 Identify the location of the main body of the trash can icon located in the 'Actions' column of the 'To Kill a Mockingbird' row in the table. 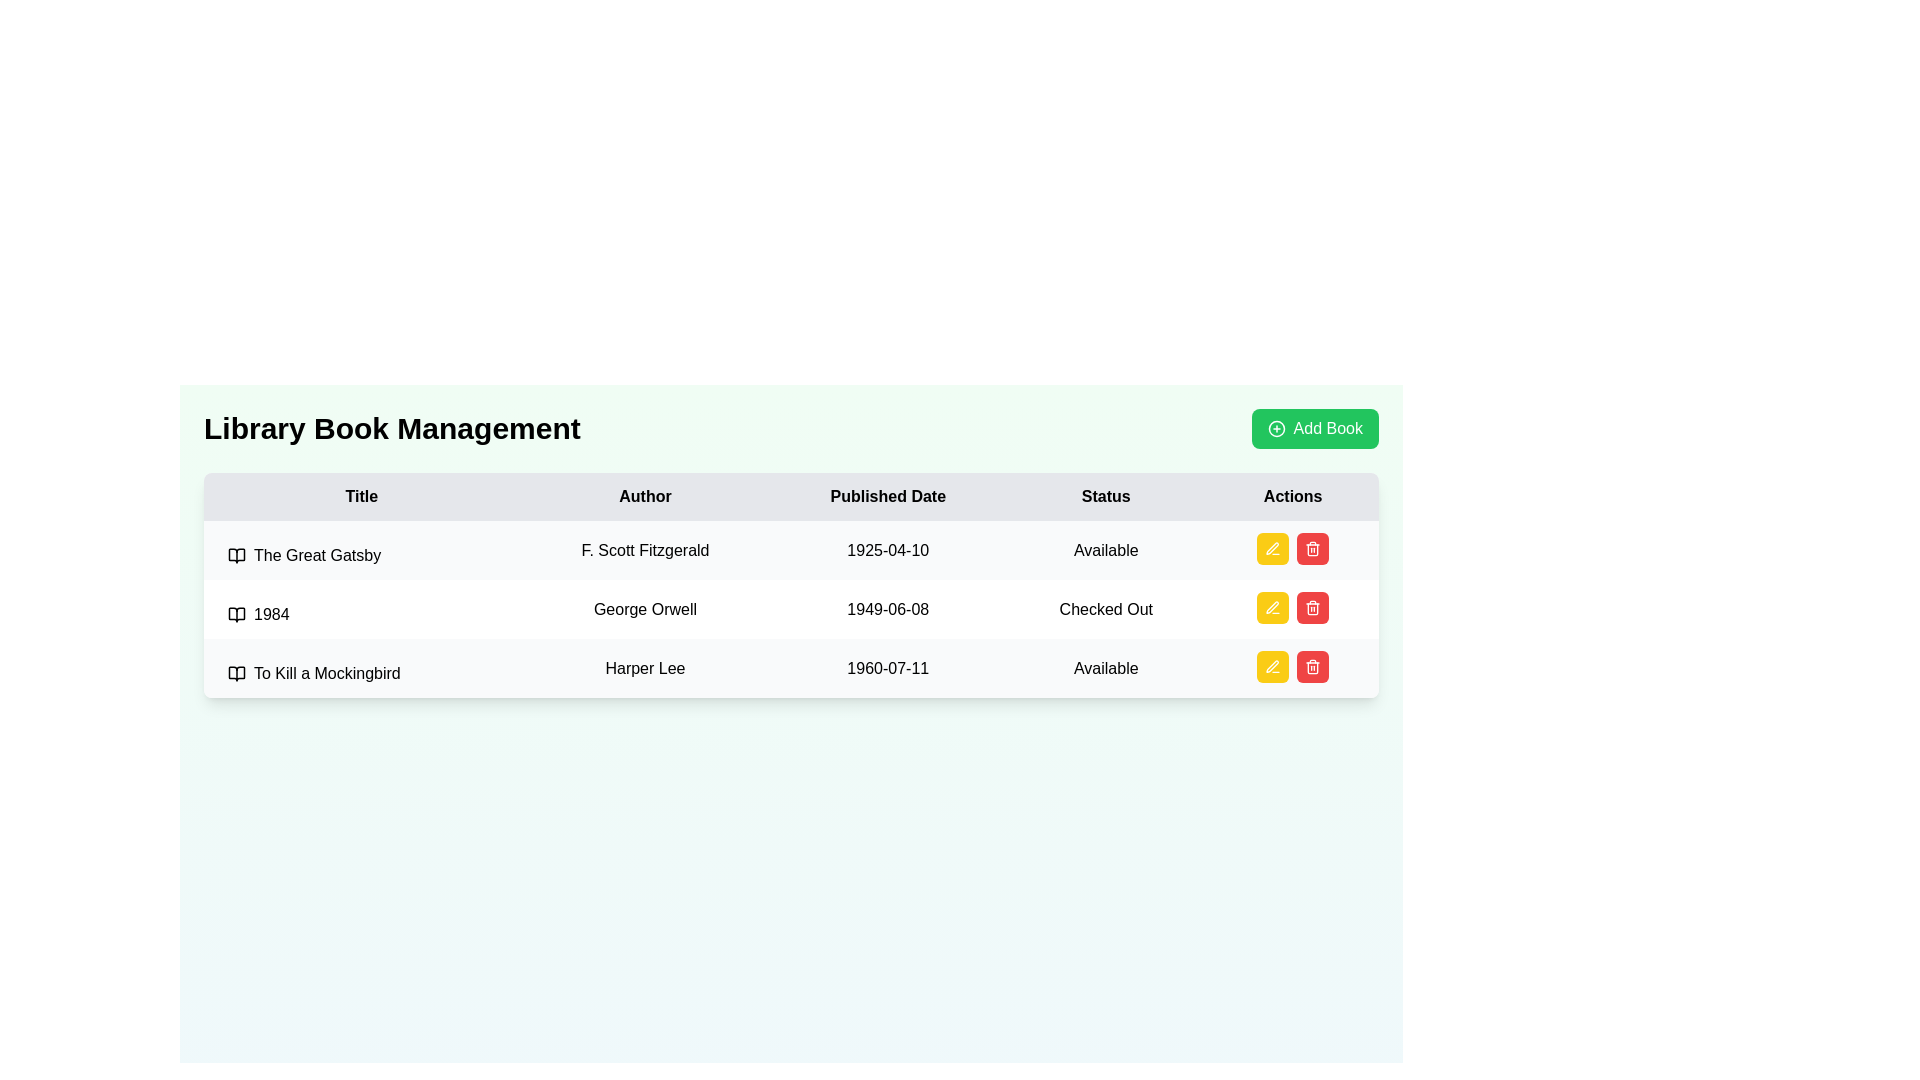
(1313, 668).